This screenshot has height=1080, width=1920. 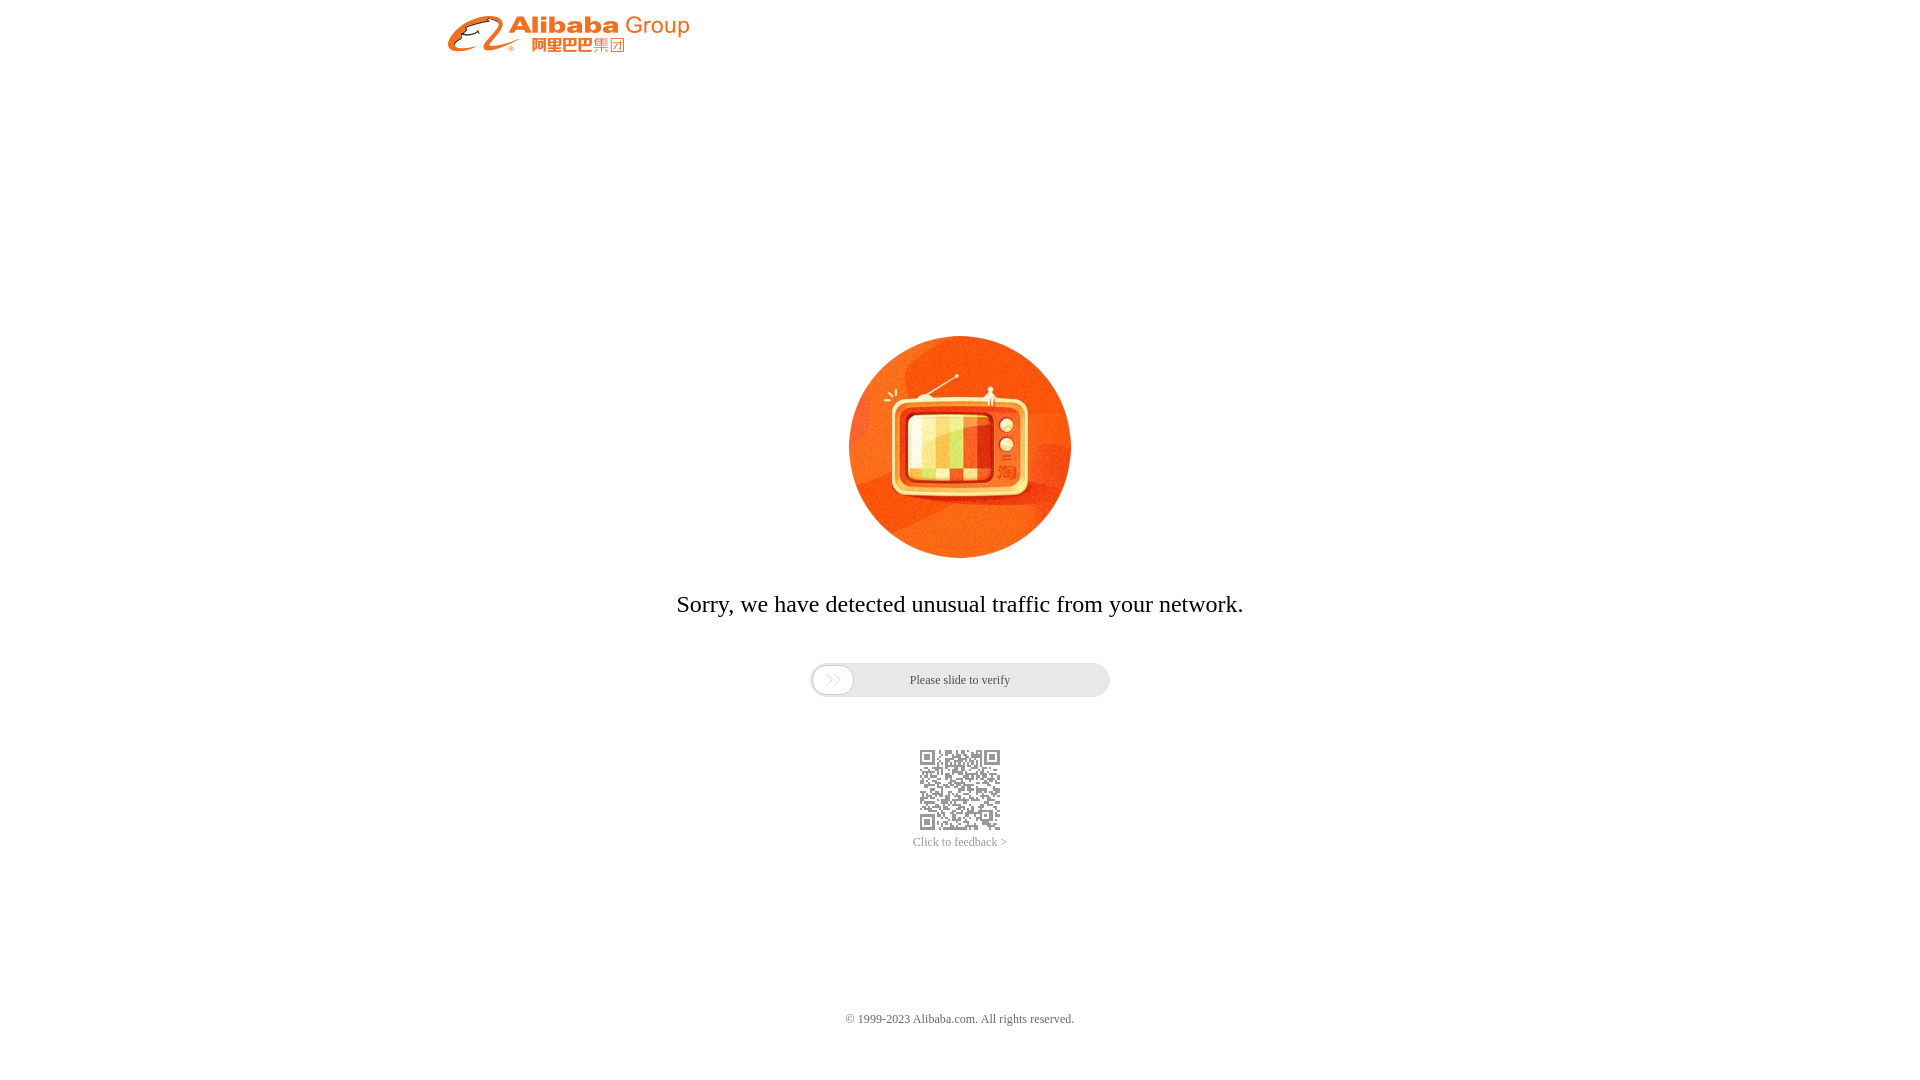 What do you see at coordinates (960, 842) in the screenshot?
I see `'Click to feedback >'` at bounding box center [960, 842].